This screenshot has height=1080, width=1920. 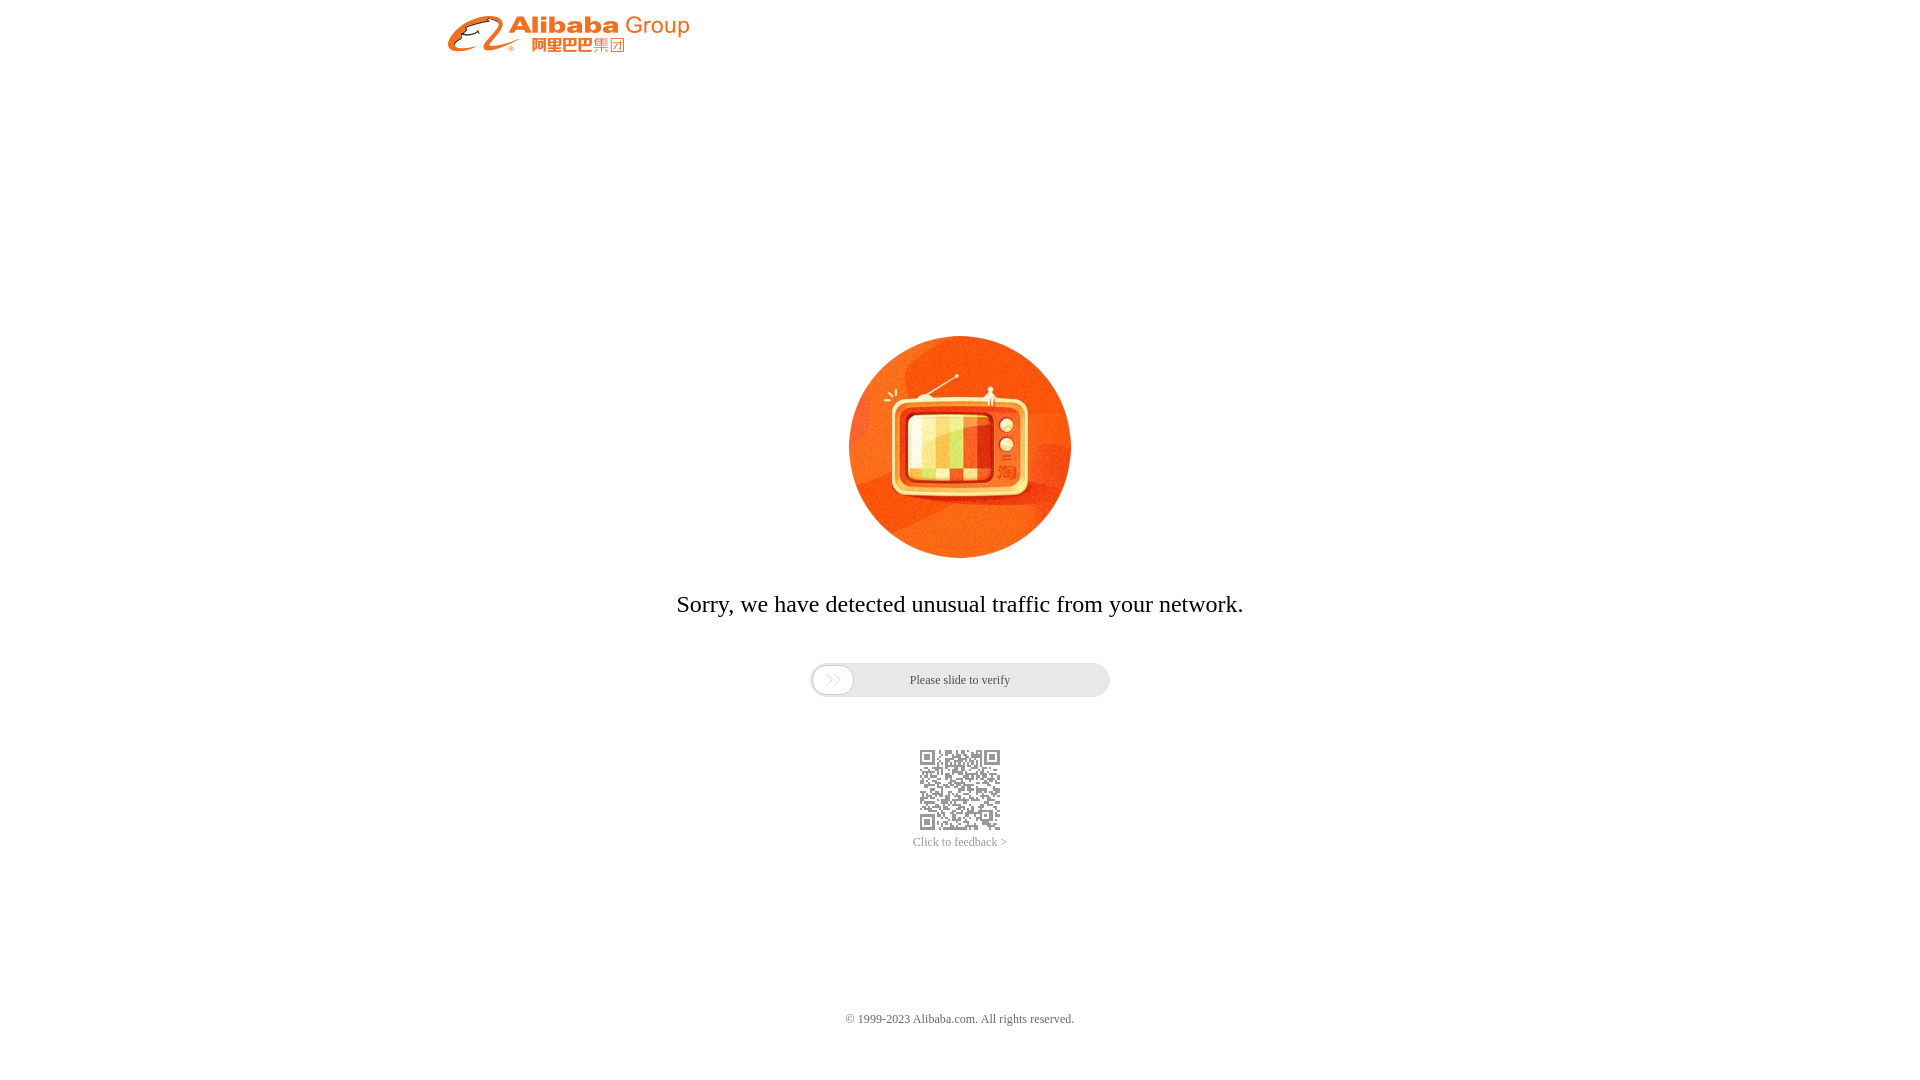 What do you see at coordinates (960, 842) in the screenshot?
I see `'Click to feedback >'` at bounding box center [960, 842].